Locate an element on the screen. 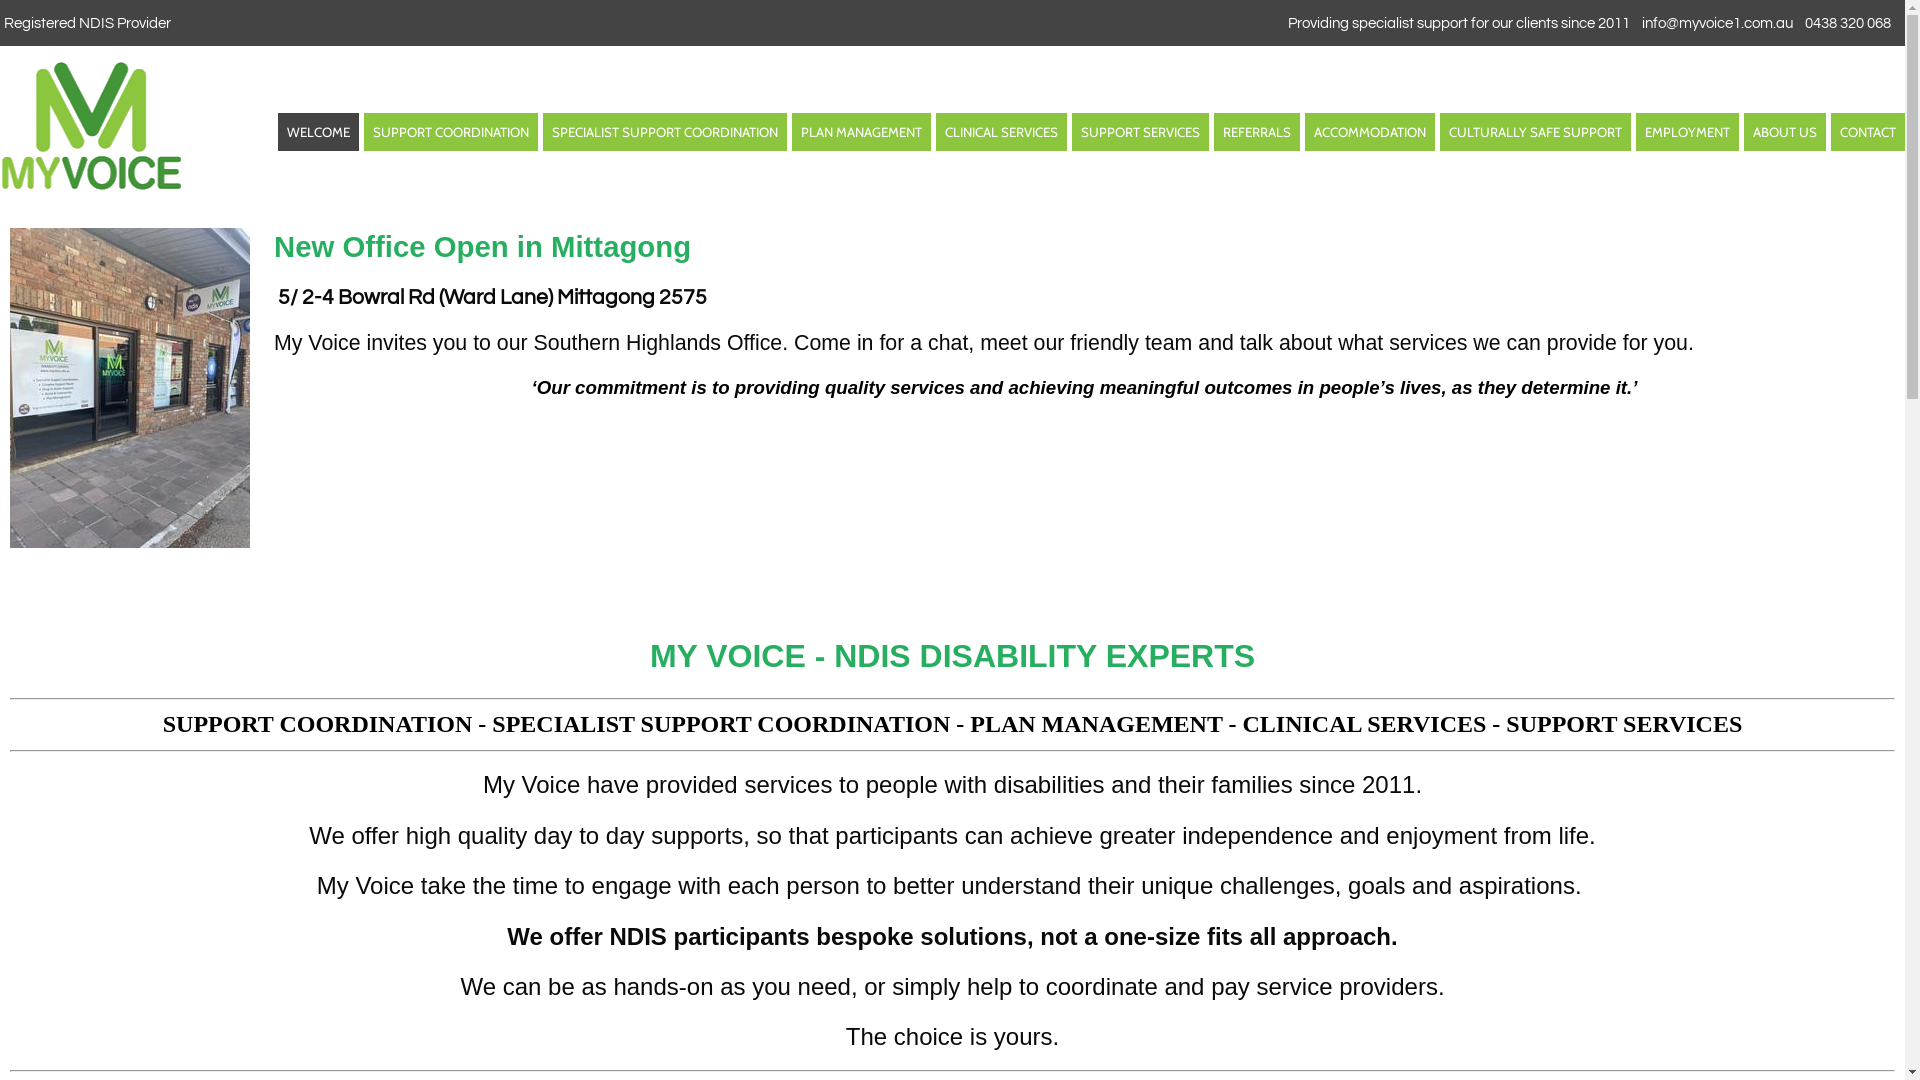 The width and height of the screenshot is (1920, 1080). 'SUPPORT SERVICES' is located at coordinates (1140, 132).